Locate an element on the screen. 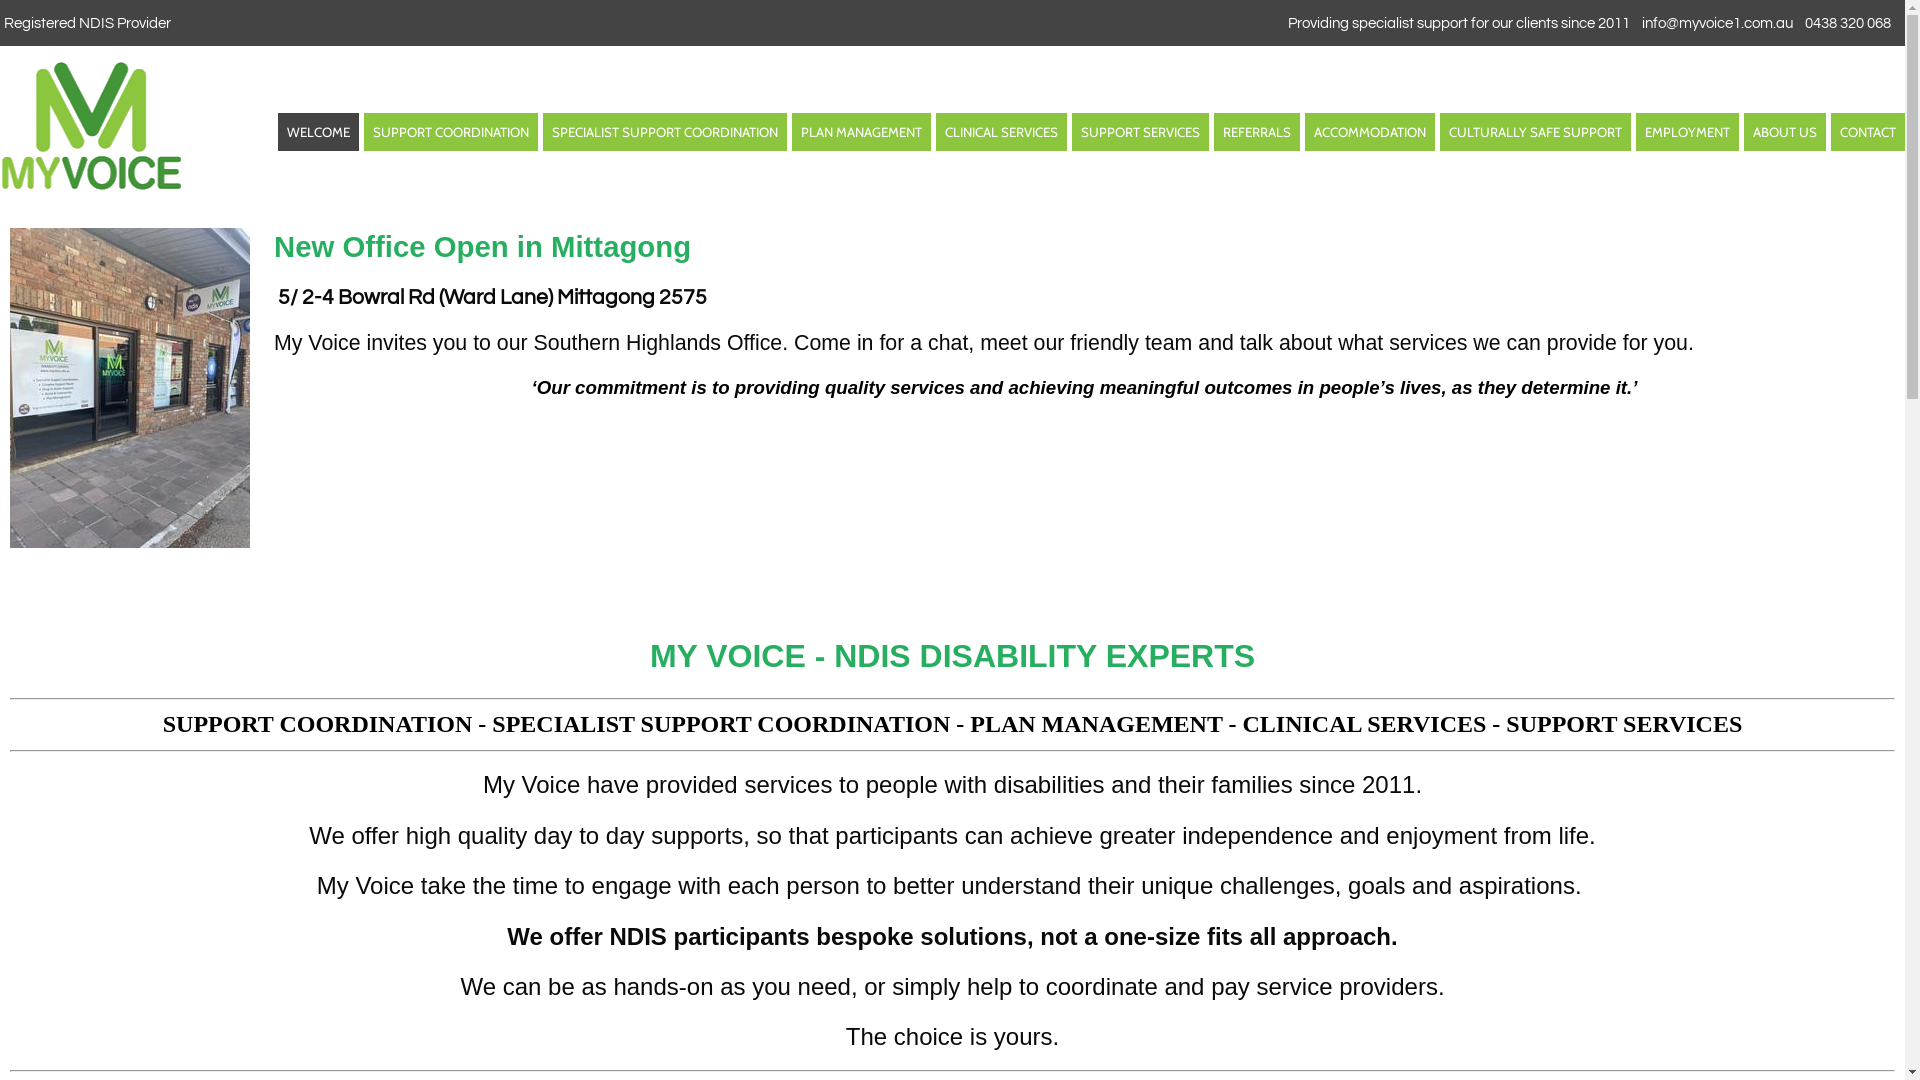 The width and height of the screenshot is (1920, 1080). 'SUPPORT SERVICES' is located at coordinates (1140, 132).